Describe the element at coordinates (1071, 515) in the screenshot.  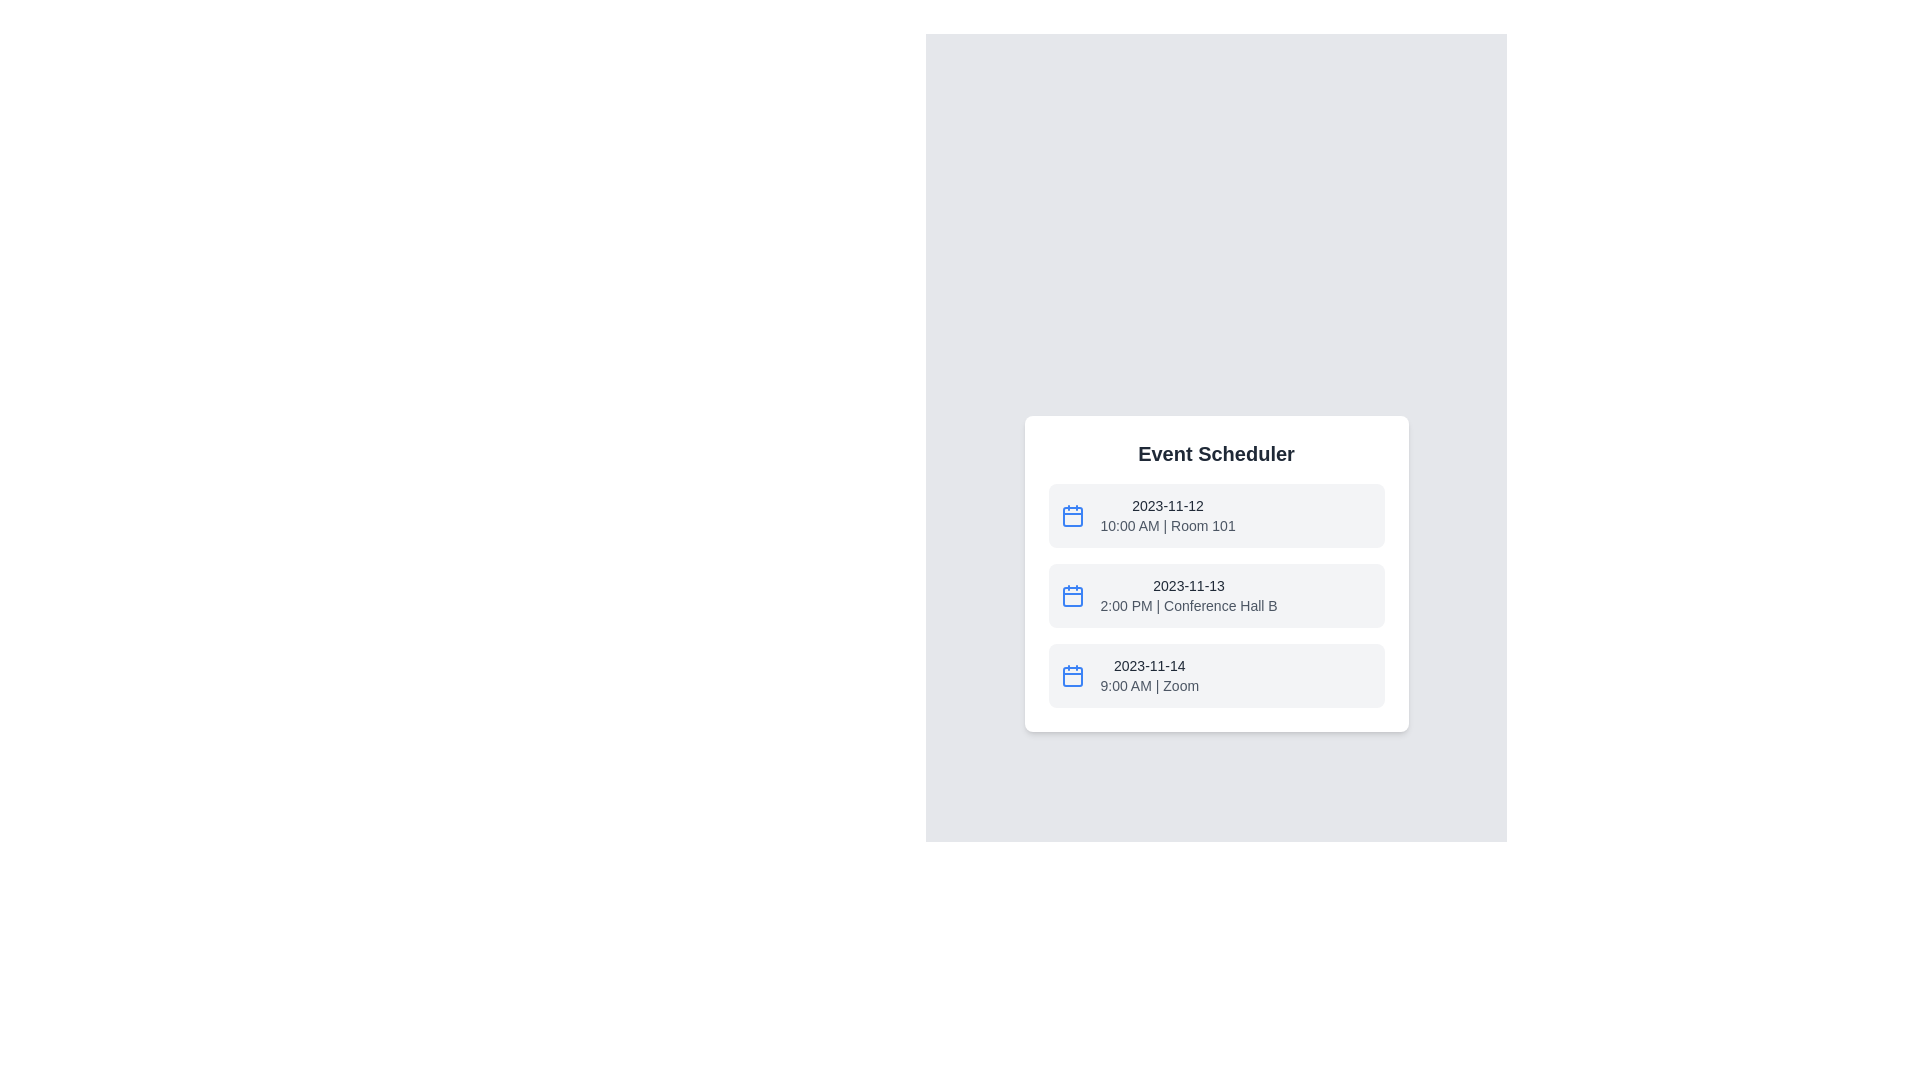
I see `the calendar icon located to the left of the text '2023-11-12 10:00 AM | Room 101', which indicates a calendar event` at that location.